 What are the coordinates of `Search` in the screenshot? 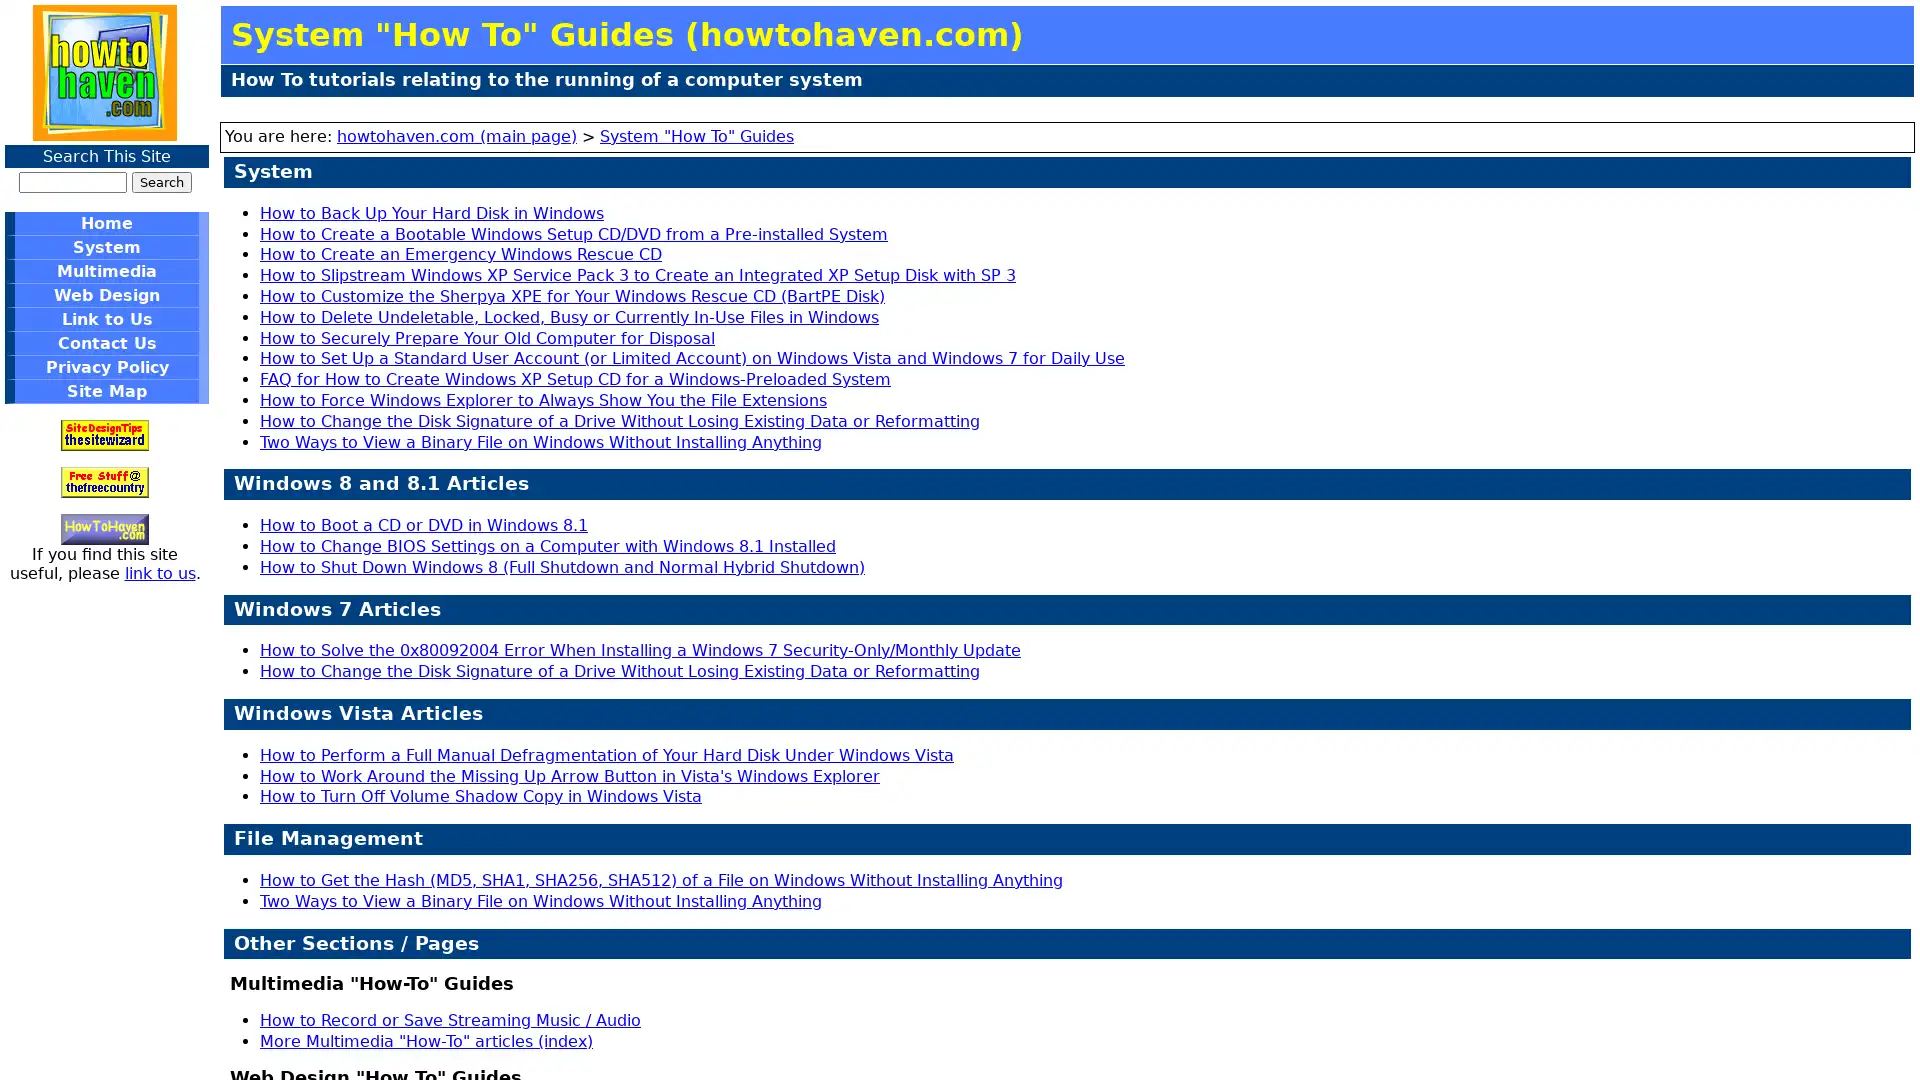 It's located at (161, 182).